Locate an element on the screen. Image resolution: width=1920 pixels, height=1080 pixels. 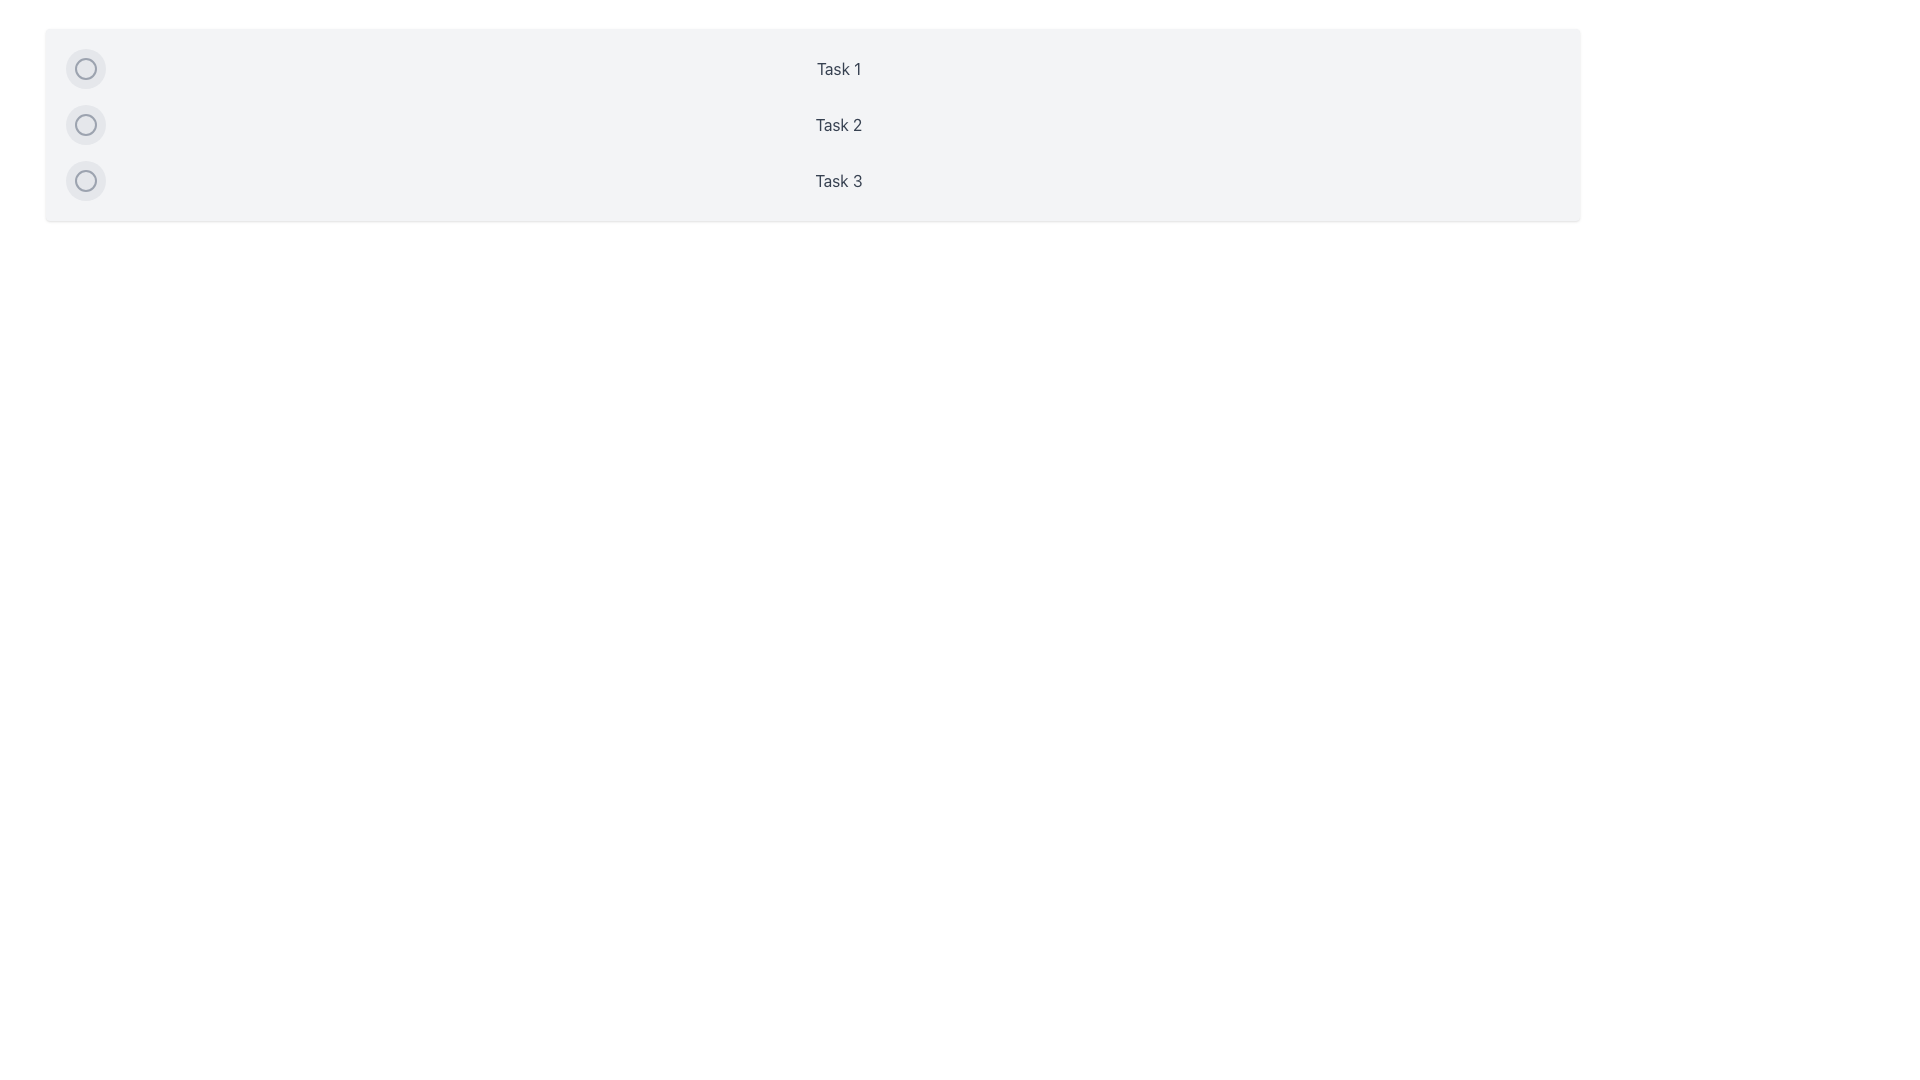
the topmost interactive checkbox next to the label 'Task 1' for keyboard navigation is located at coordinates (85, 68).